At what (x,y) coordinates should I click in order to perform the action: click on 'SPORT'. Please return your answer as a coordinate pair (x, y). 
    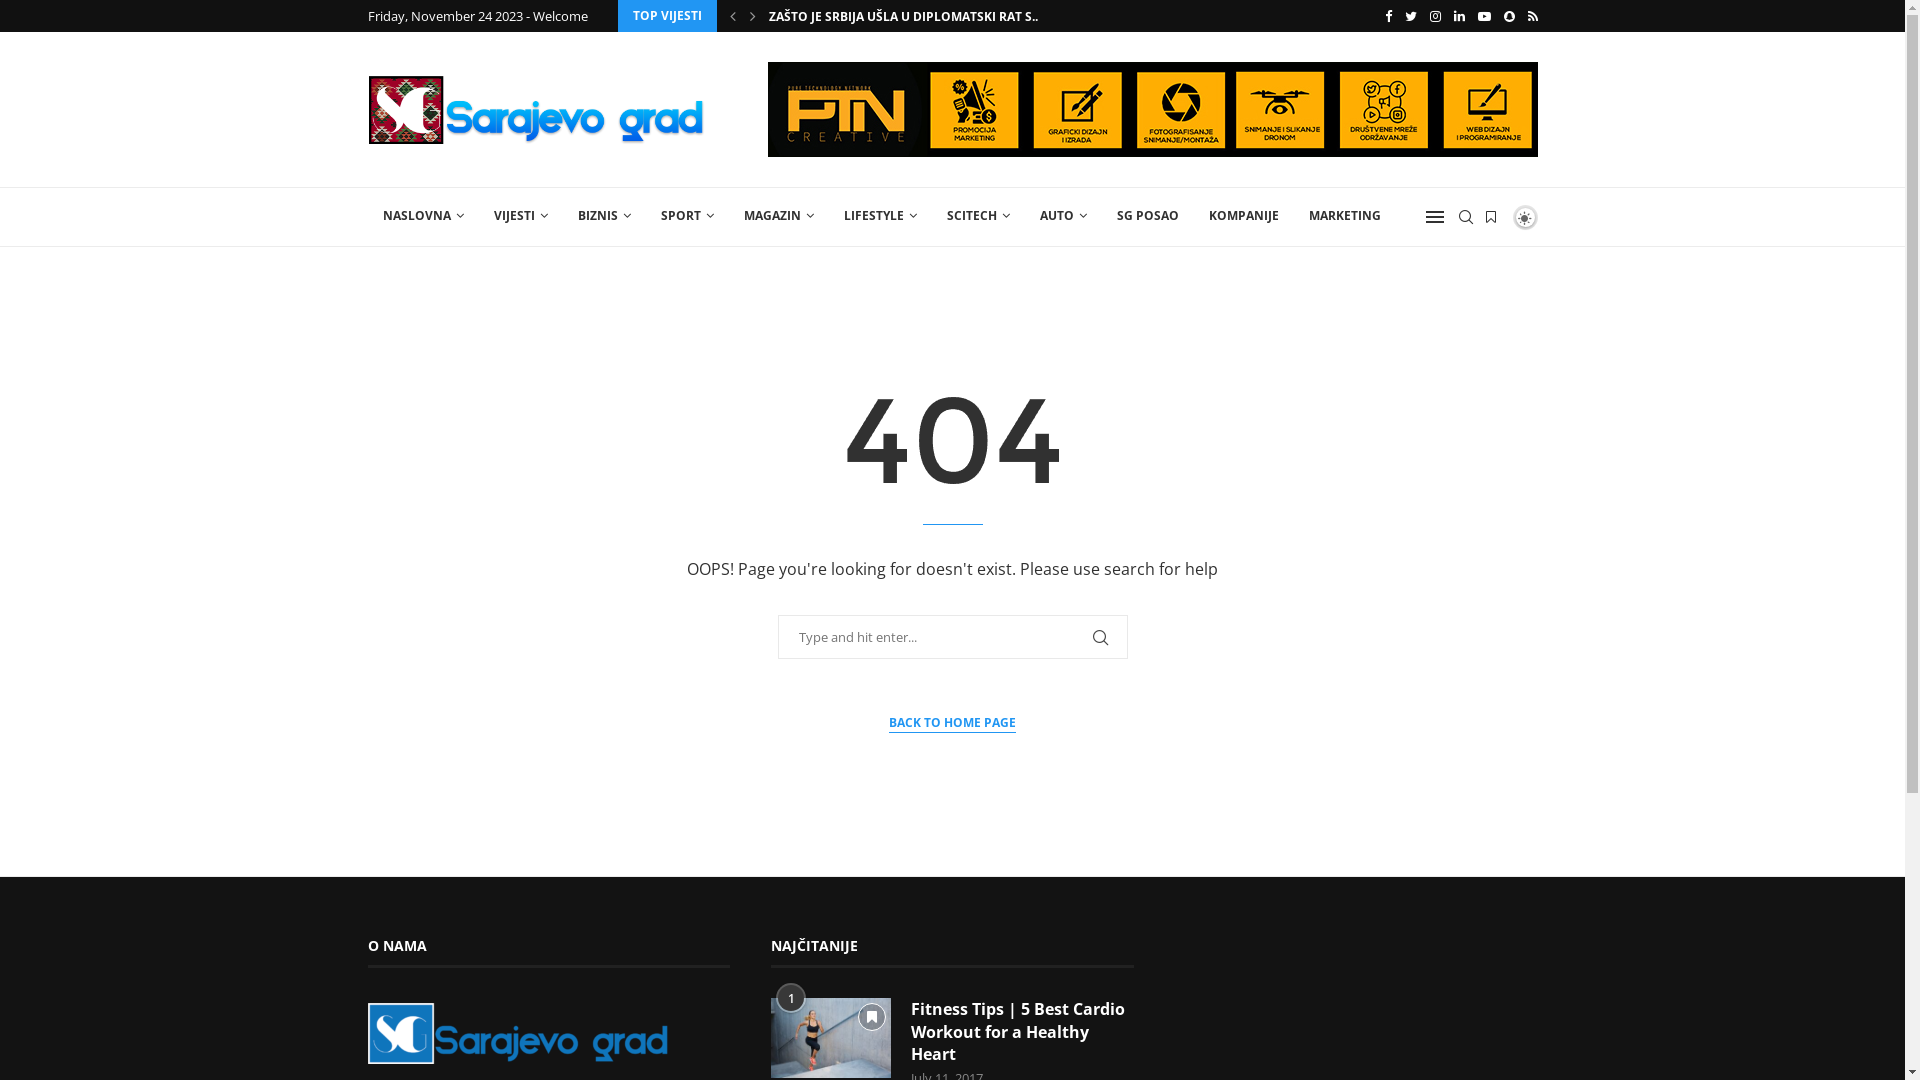
    Looking at the image, I should click on (646, 216).